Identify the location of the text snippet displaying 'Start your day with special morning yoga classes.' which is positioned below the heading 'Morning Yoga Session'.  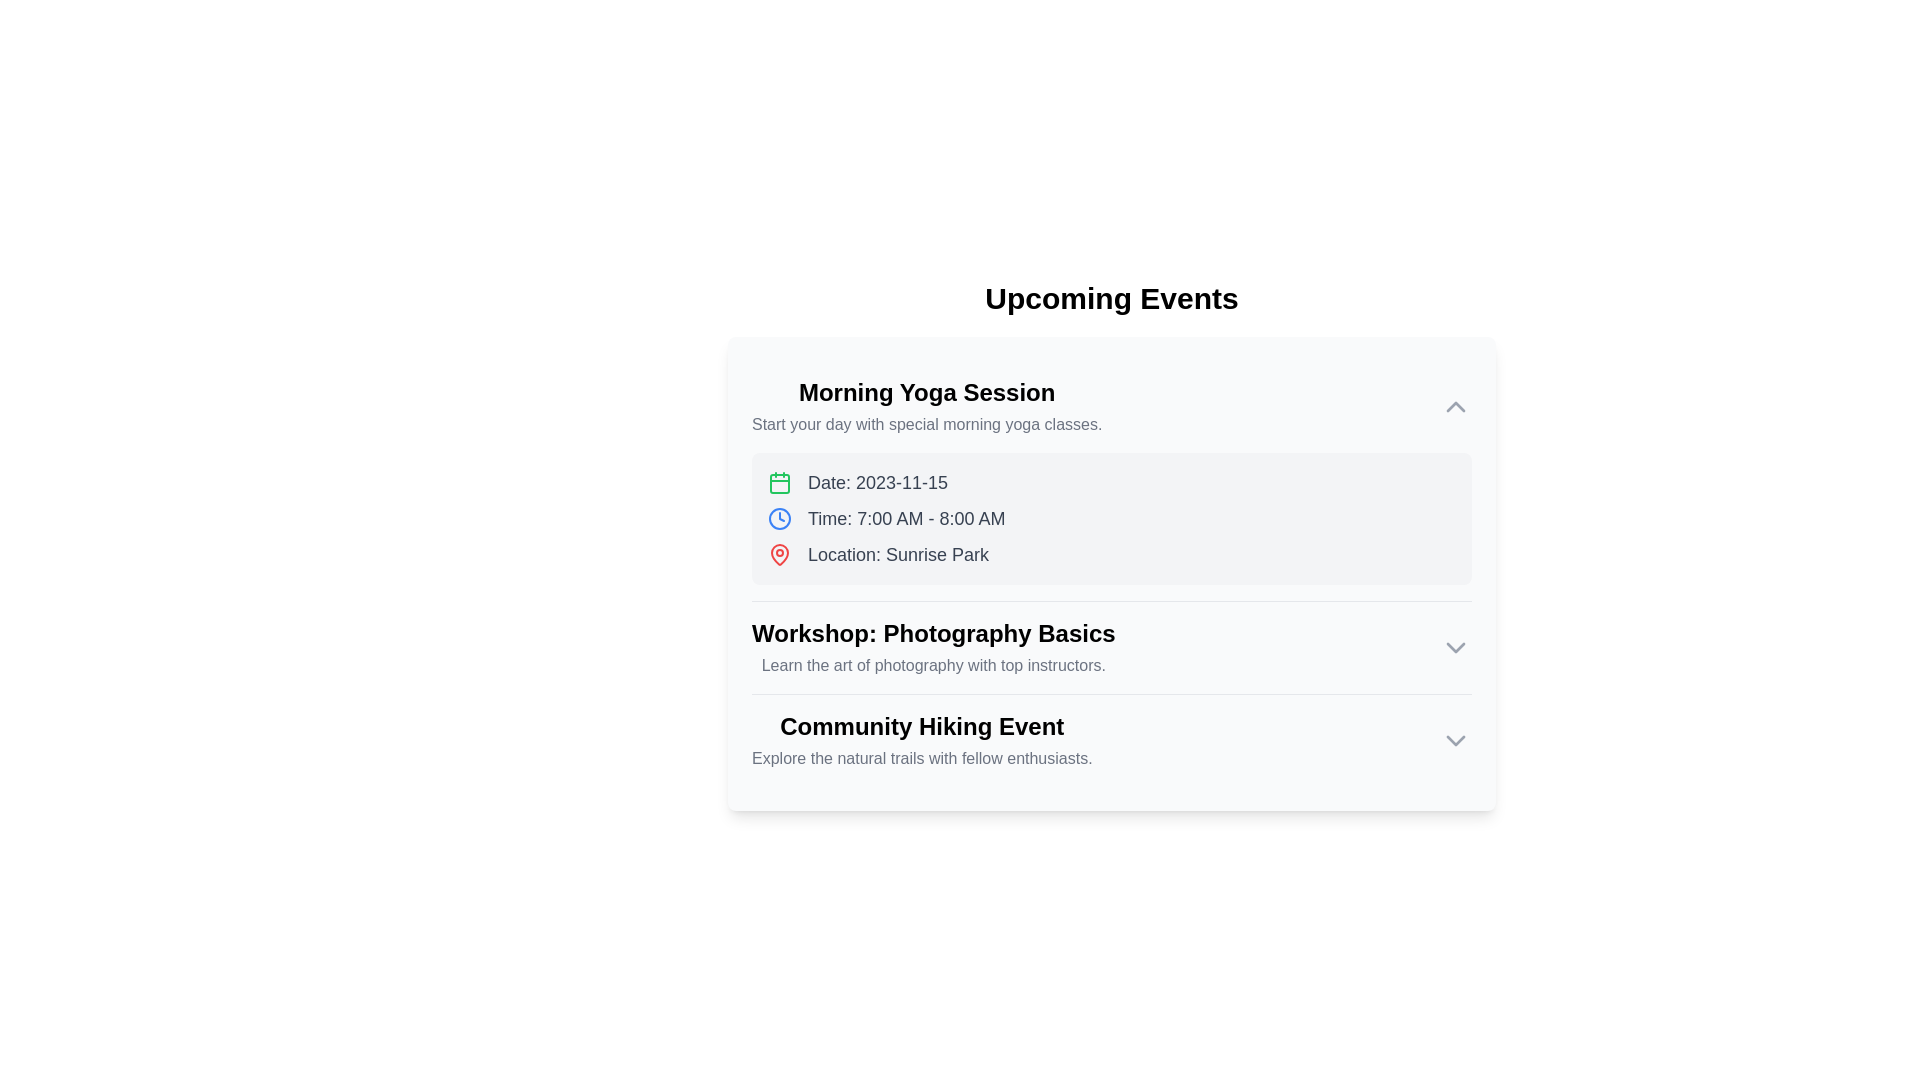
(926, 423).